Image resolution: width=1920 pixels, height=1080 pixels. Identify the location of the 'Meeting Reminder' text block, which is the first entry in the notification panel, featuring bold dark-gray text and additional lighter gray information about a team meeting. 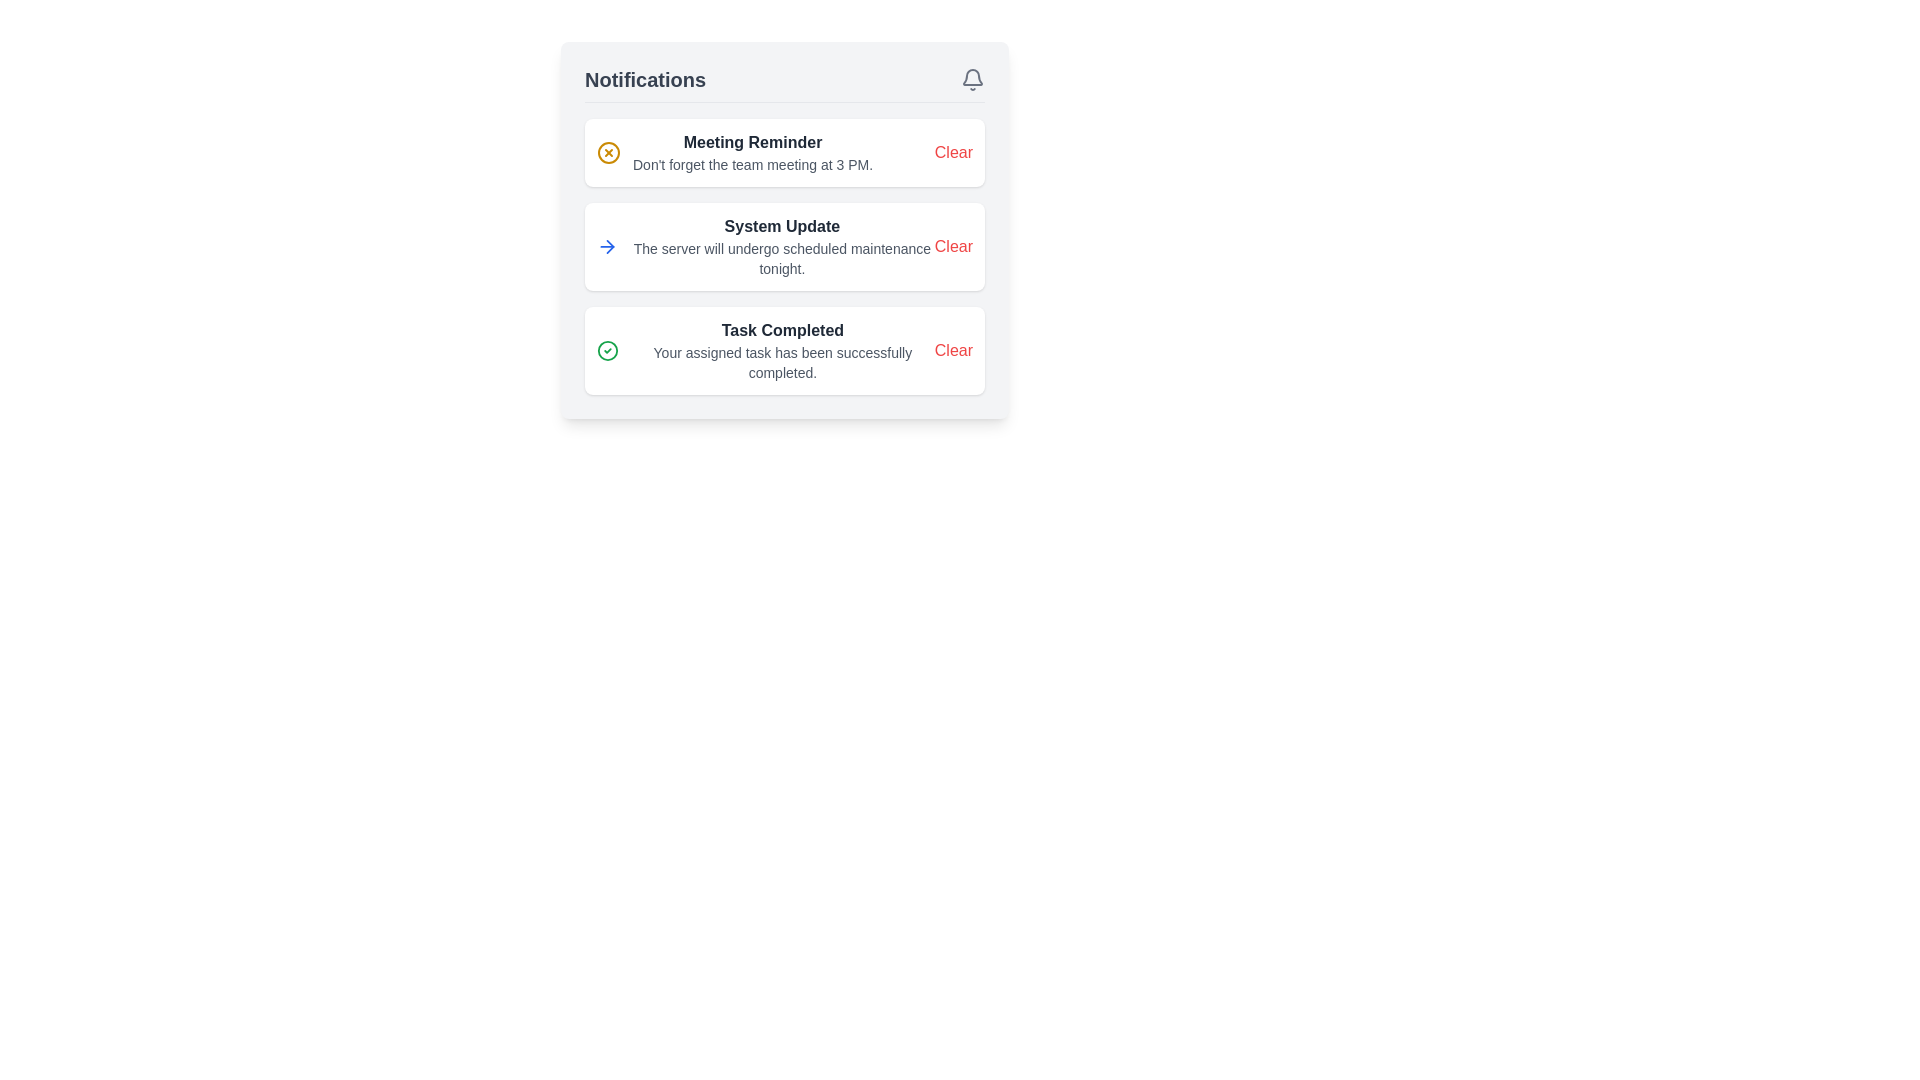
(752, 152).